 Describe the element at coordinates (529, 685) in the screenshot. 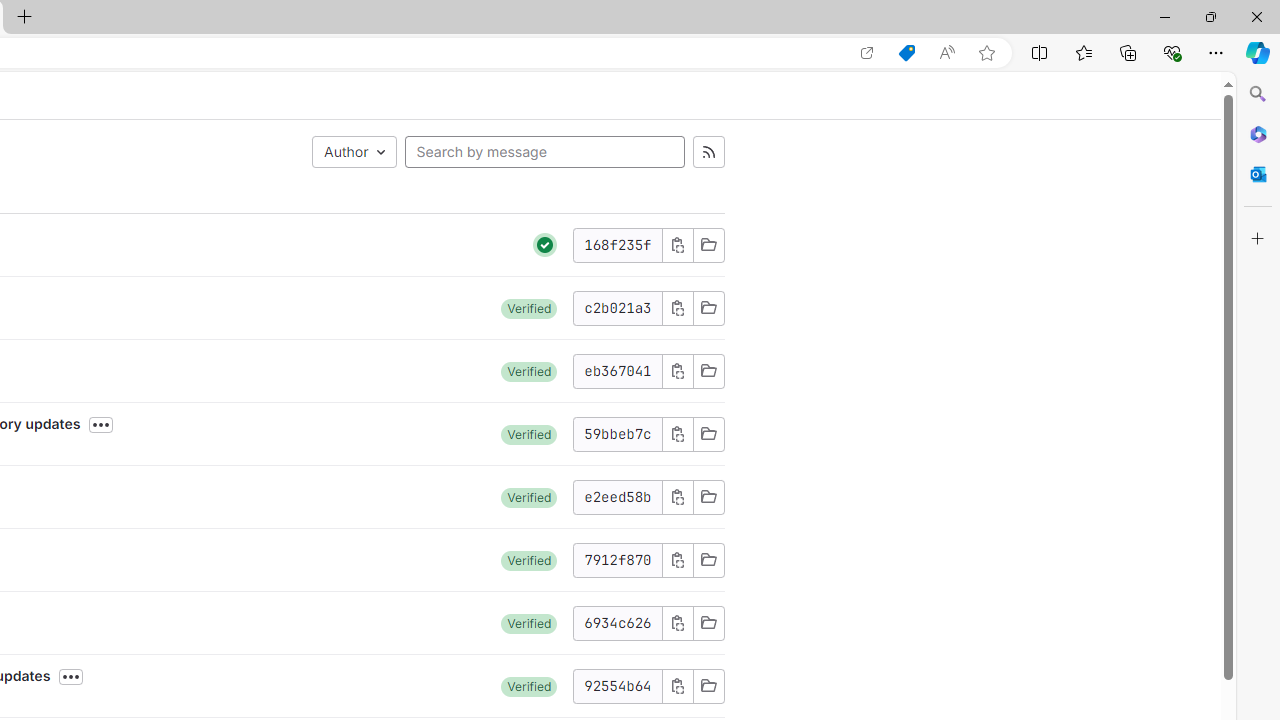

I see `'Verified'` at that location.